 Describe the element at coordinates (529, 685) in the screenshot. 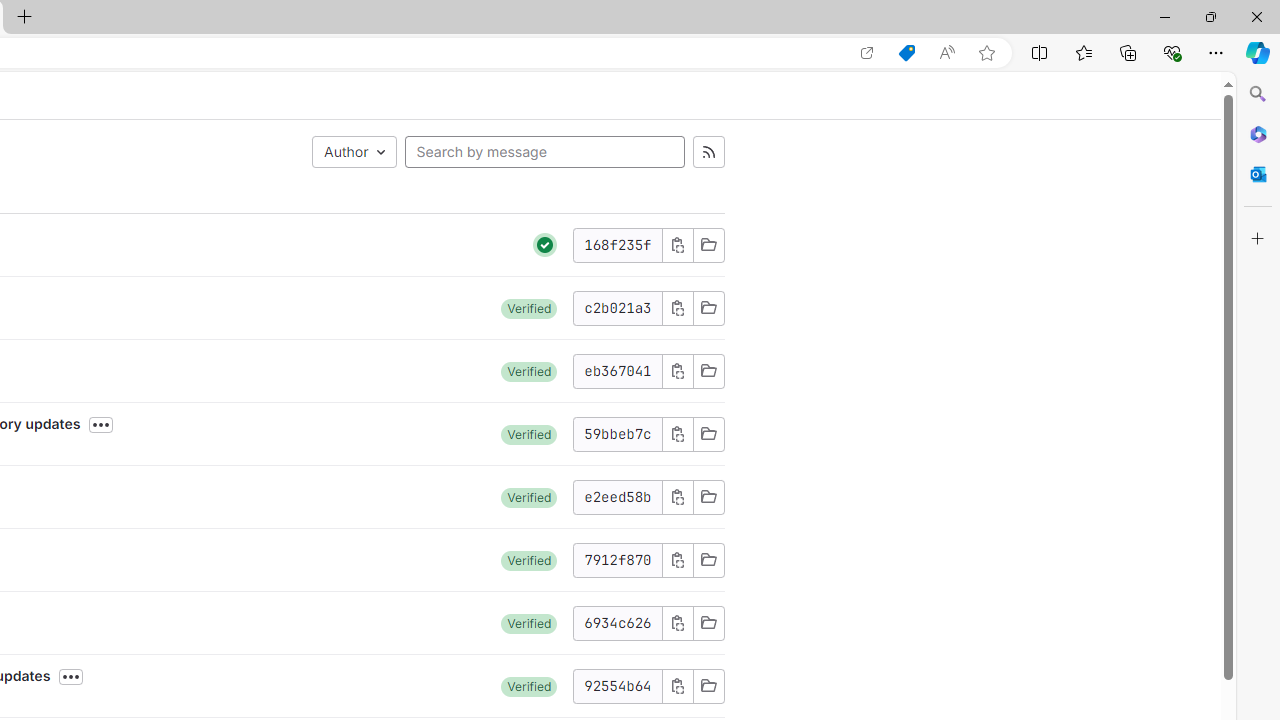

I see `'Verified'` at that location.